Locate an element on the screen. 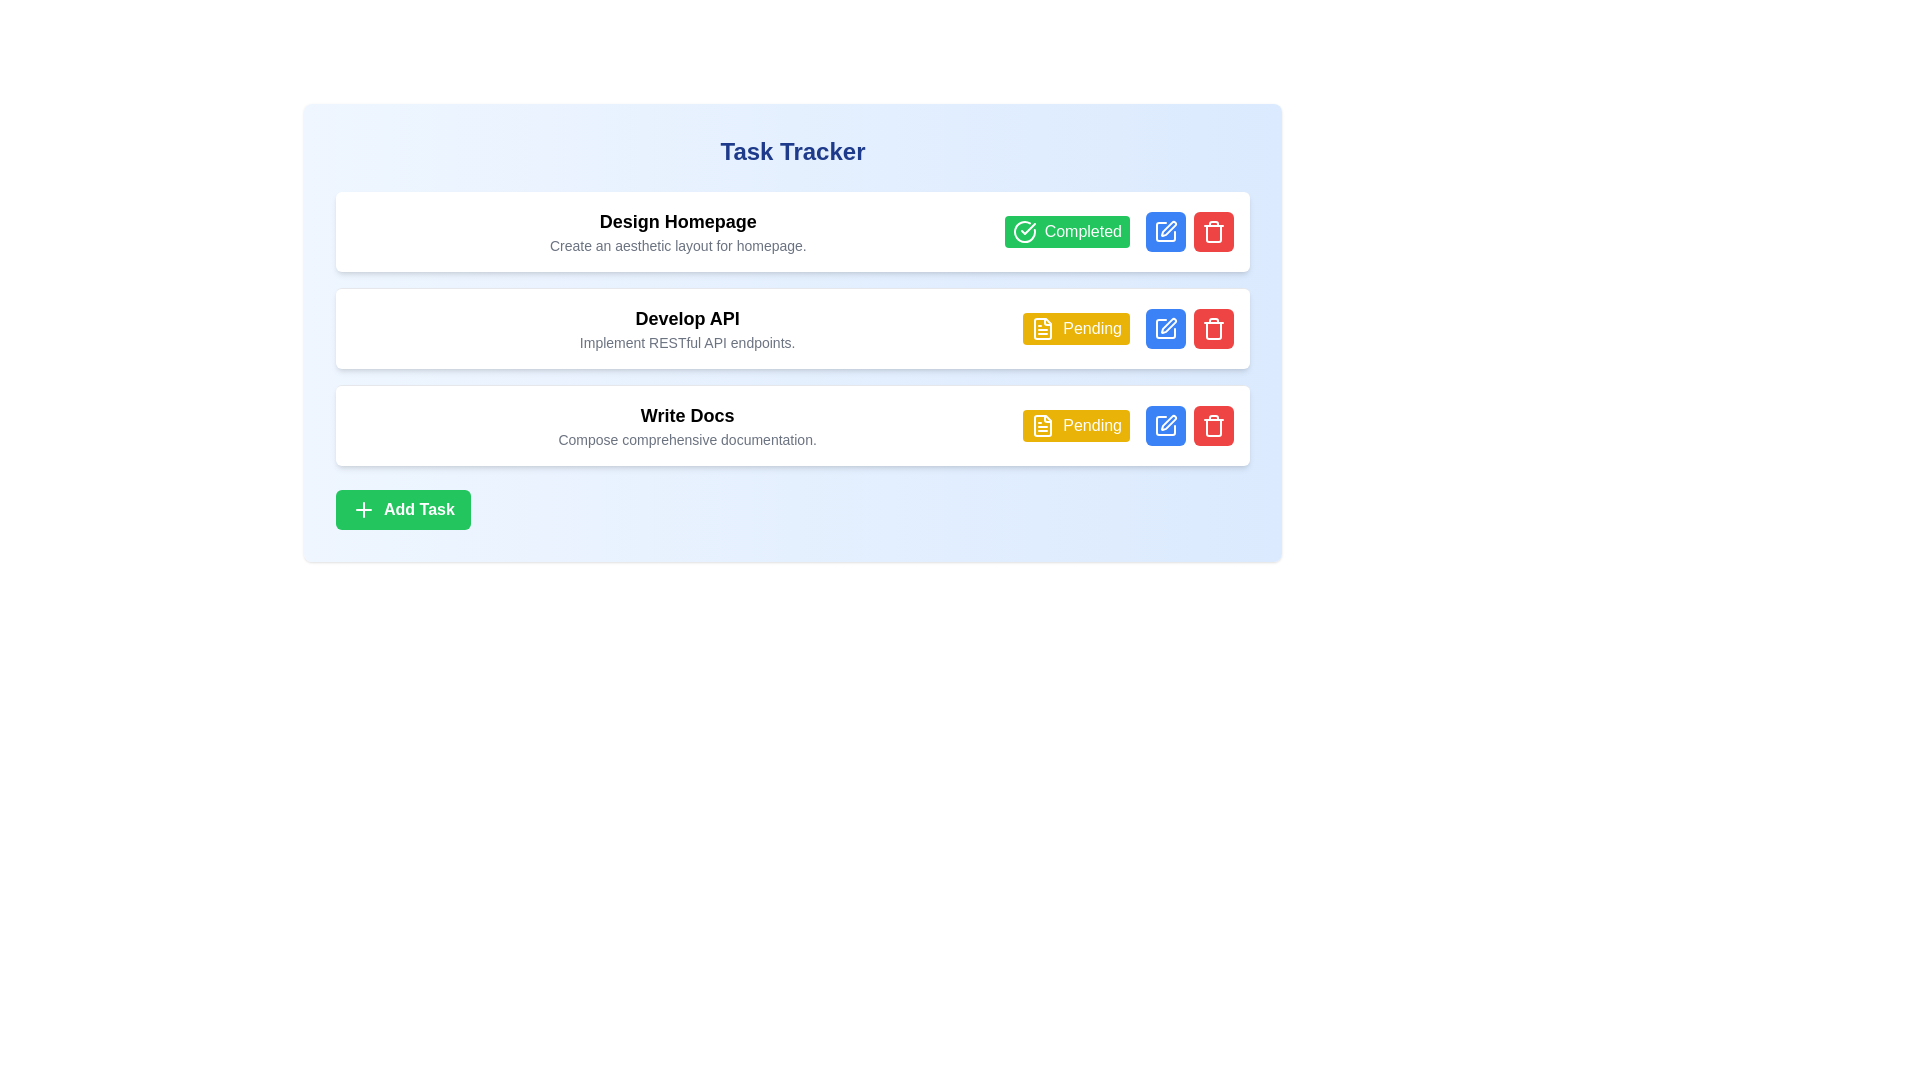  the medium-sized rectangular button with a blue background and a white pen icon, located in the middle-right section of the second task in the task tracker interface is located at coordinates (1166, 327).